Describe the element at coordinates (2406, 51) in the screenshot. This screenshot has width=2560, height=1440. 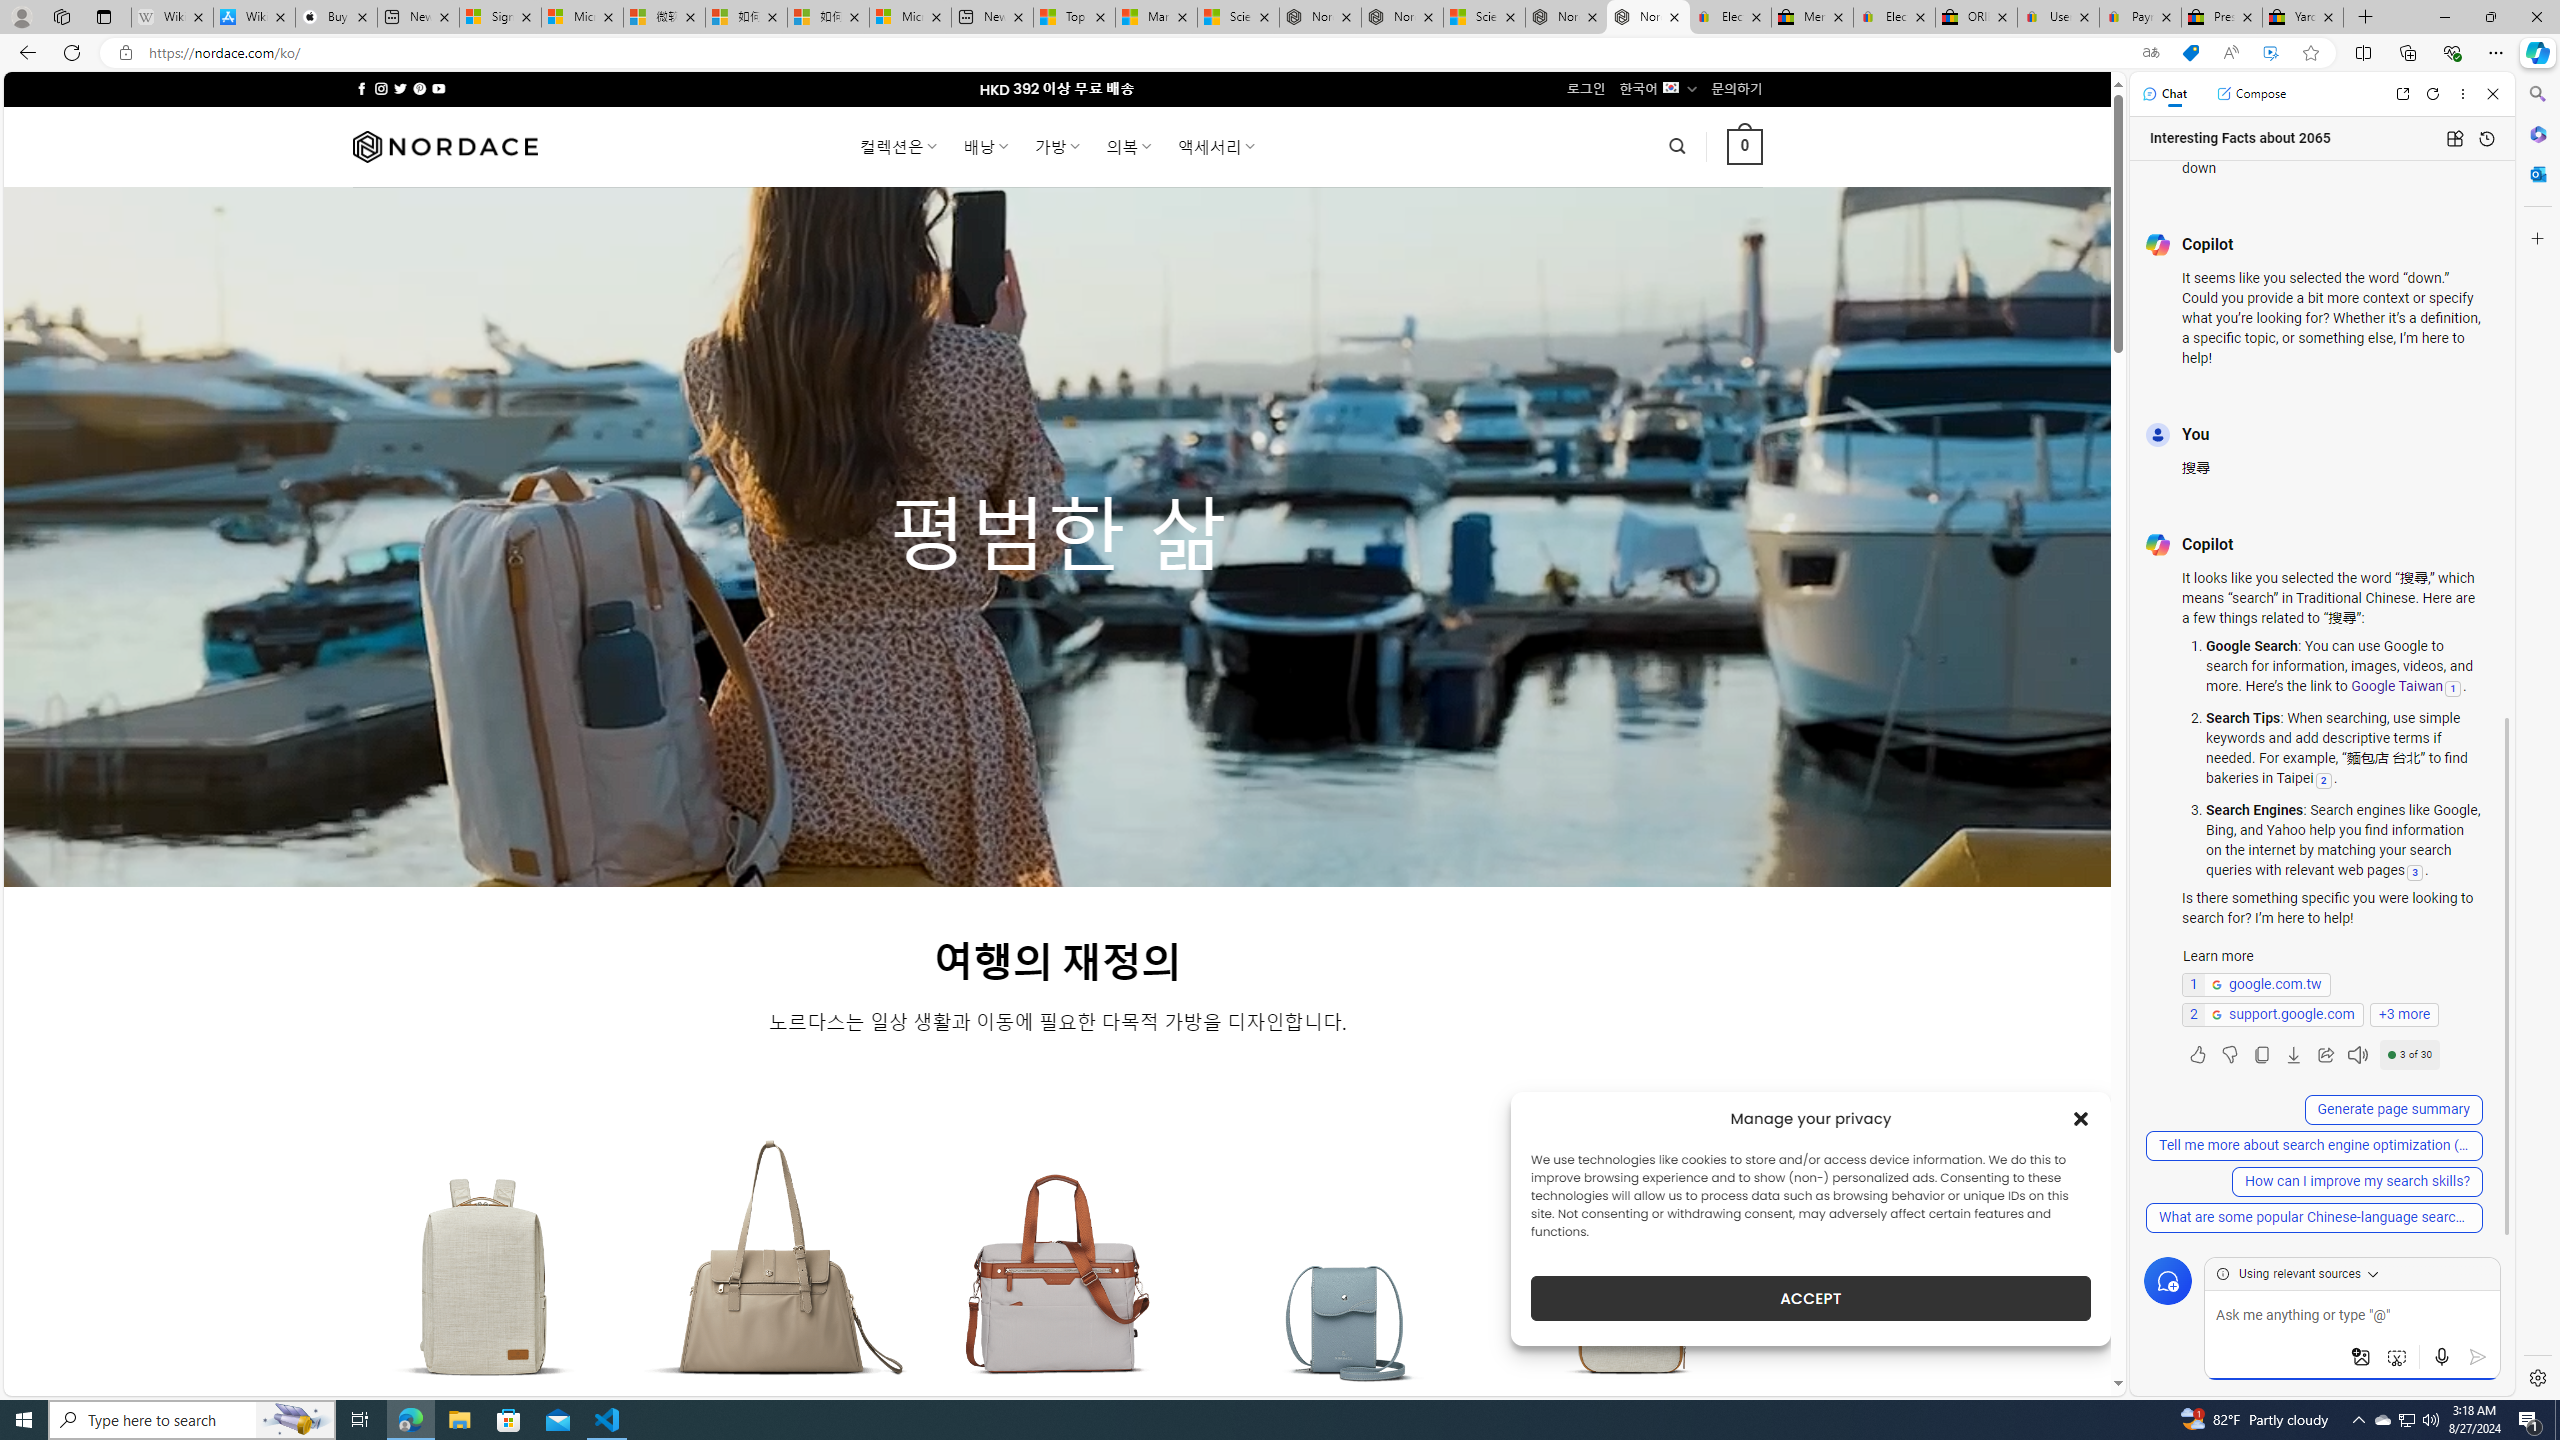
I see `'Collections'` at that location.